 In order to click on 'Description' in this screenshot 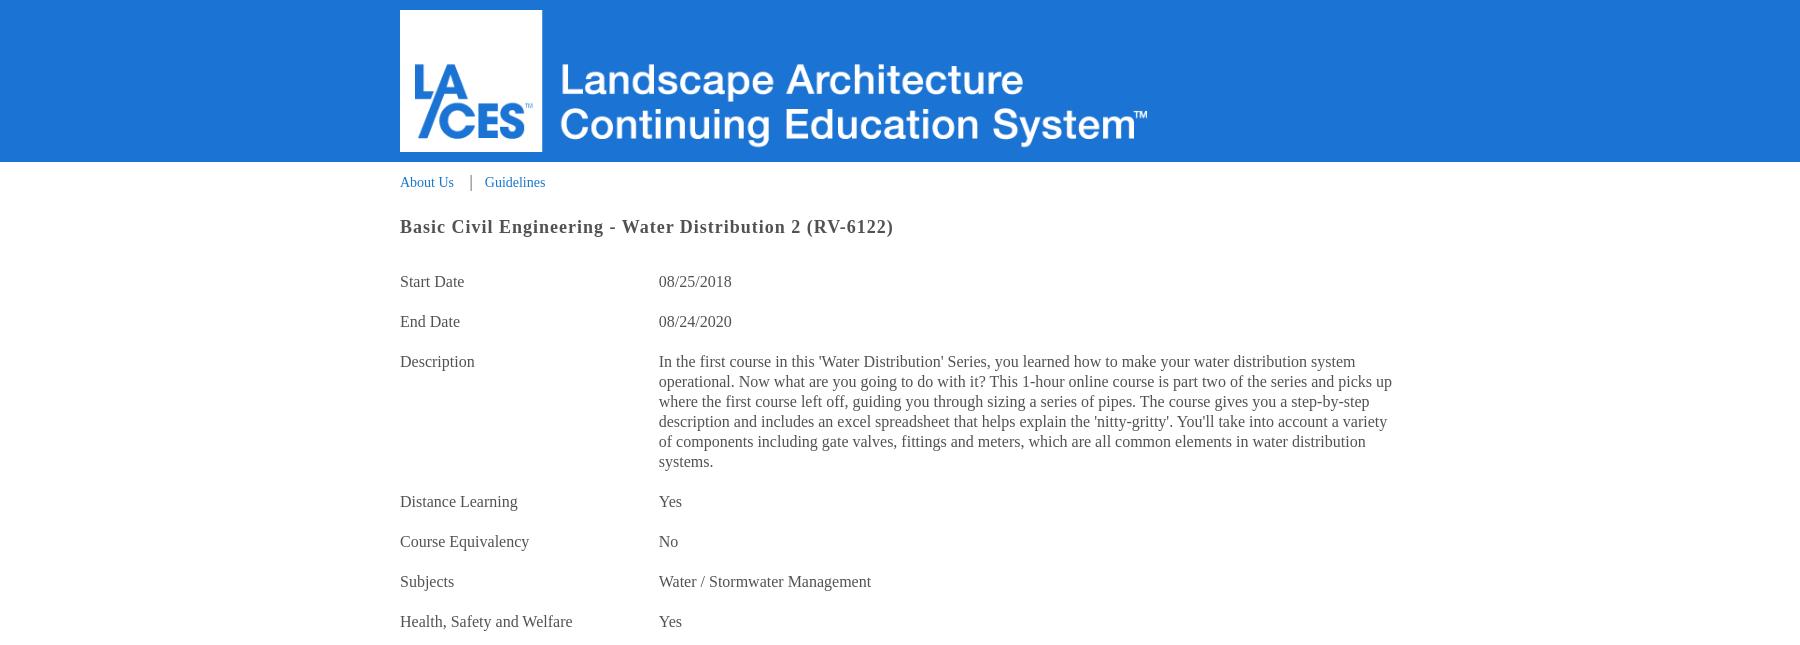, I will do `click(437, 361)`.